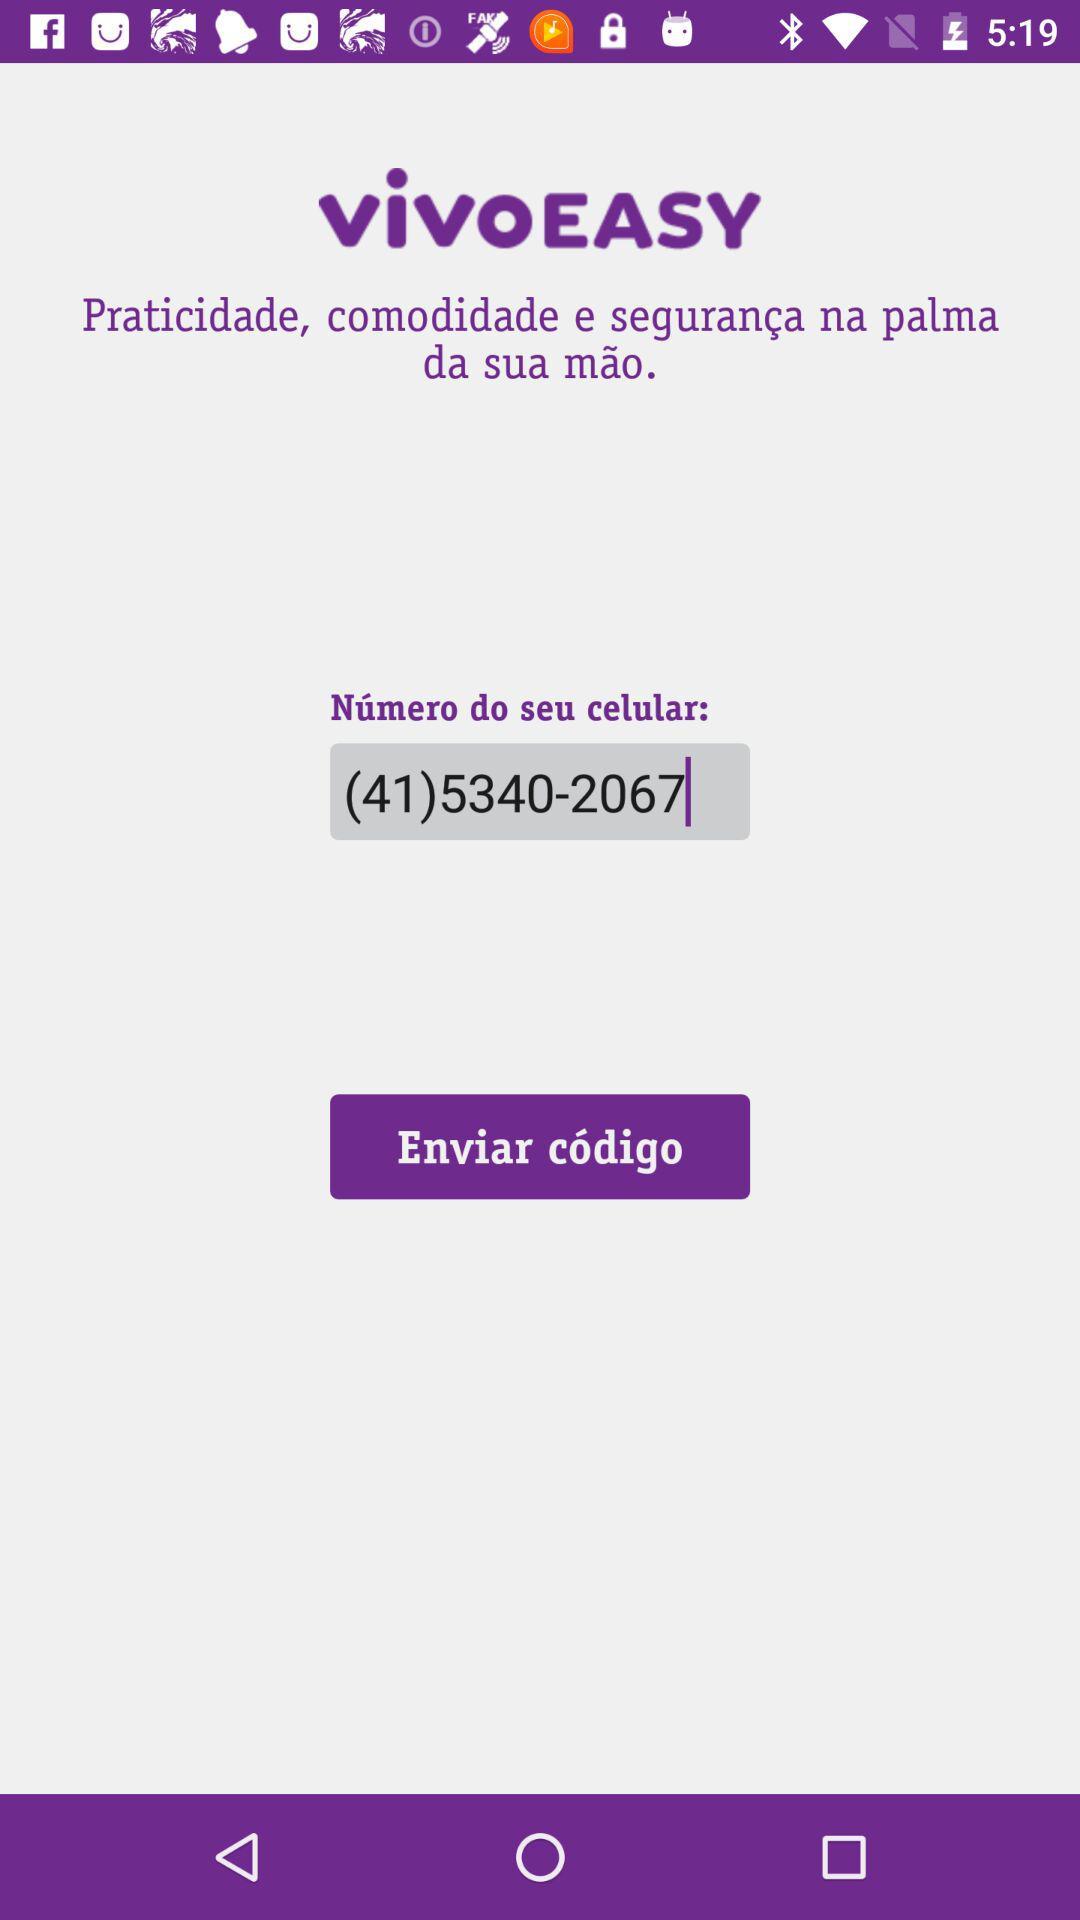 This screenshot has height=1920, width=1080. I want to click on the (41)5340-2067 item, so click(540, 790).